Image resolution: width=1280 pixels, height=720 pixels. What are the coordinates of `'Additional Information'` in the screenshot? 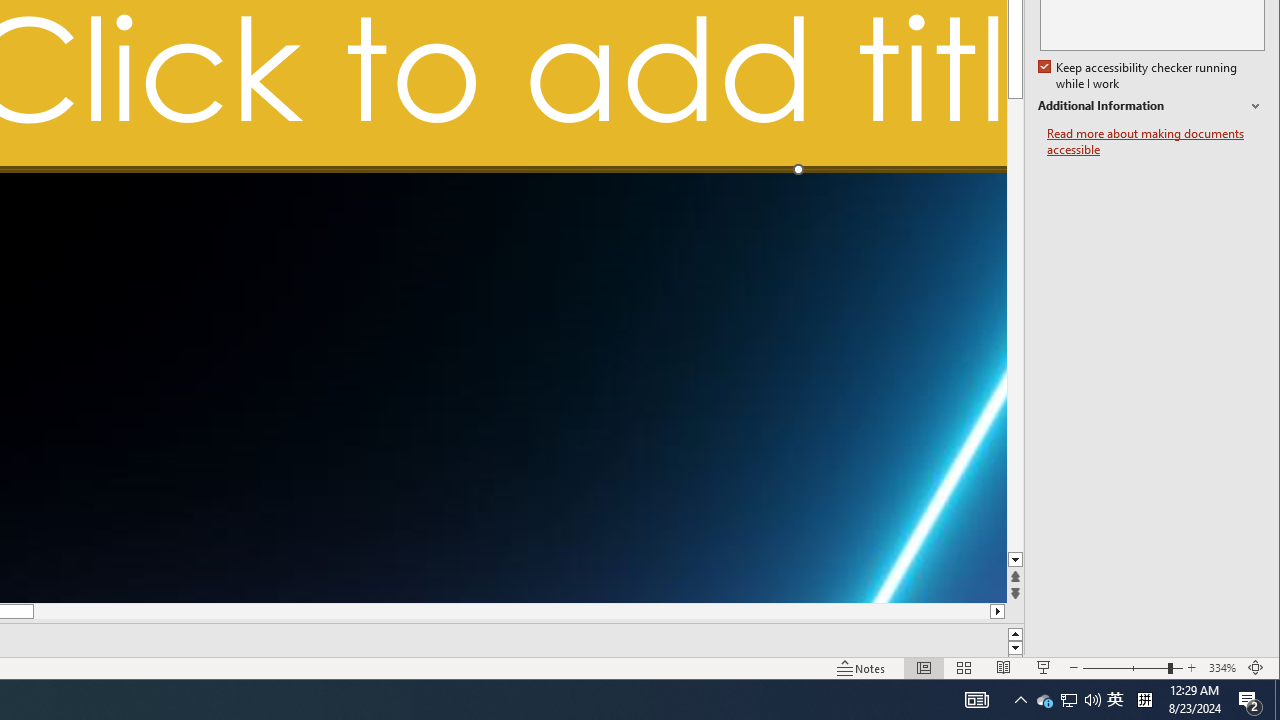 It's located at (1151, 106).